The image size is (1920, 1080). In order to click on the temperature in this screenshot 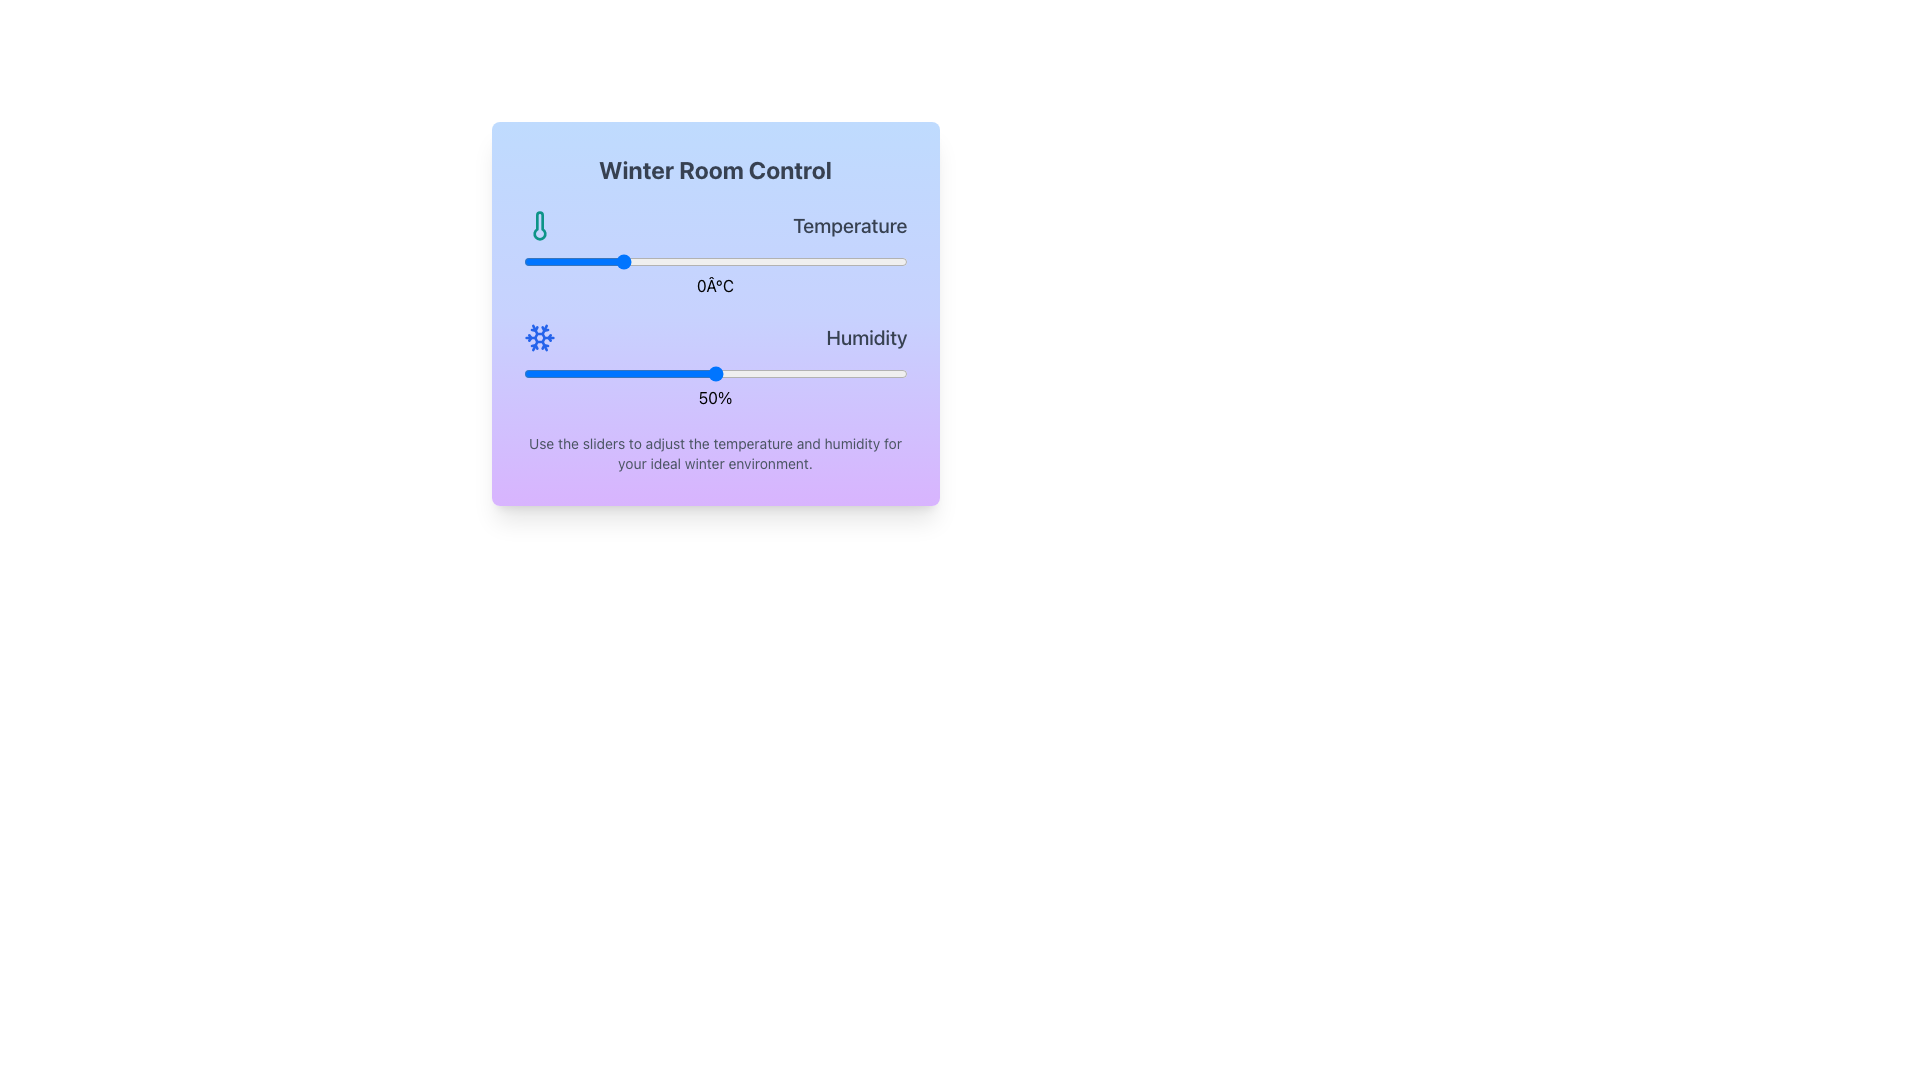, I will do `click(542, 261)`.